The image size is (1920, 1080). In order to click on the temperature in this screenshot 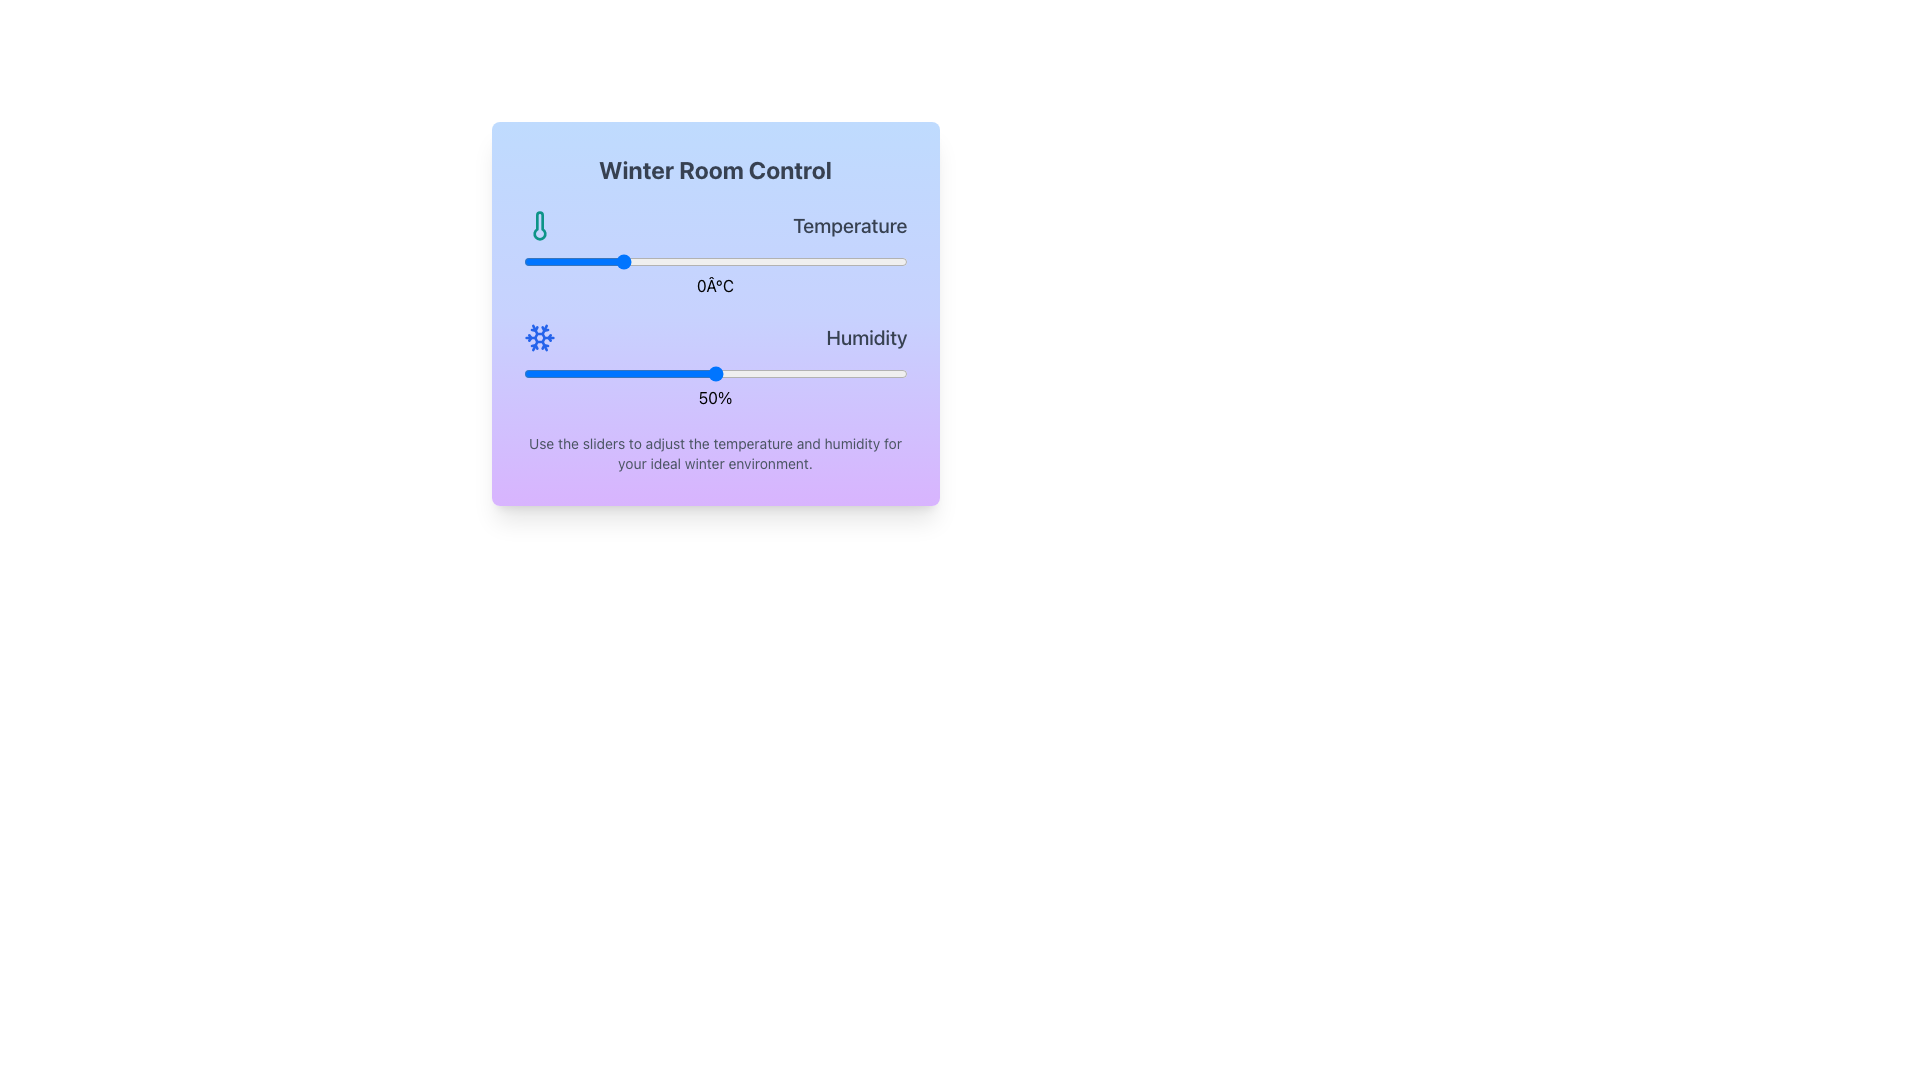, I will do `click(542, 261)`.